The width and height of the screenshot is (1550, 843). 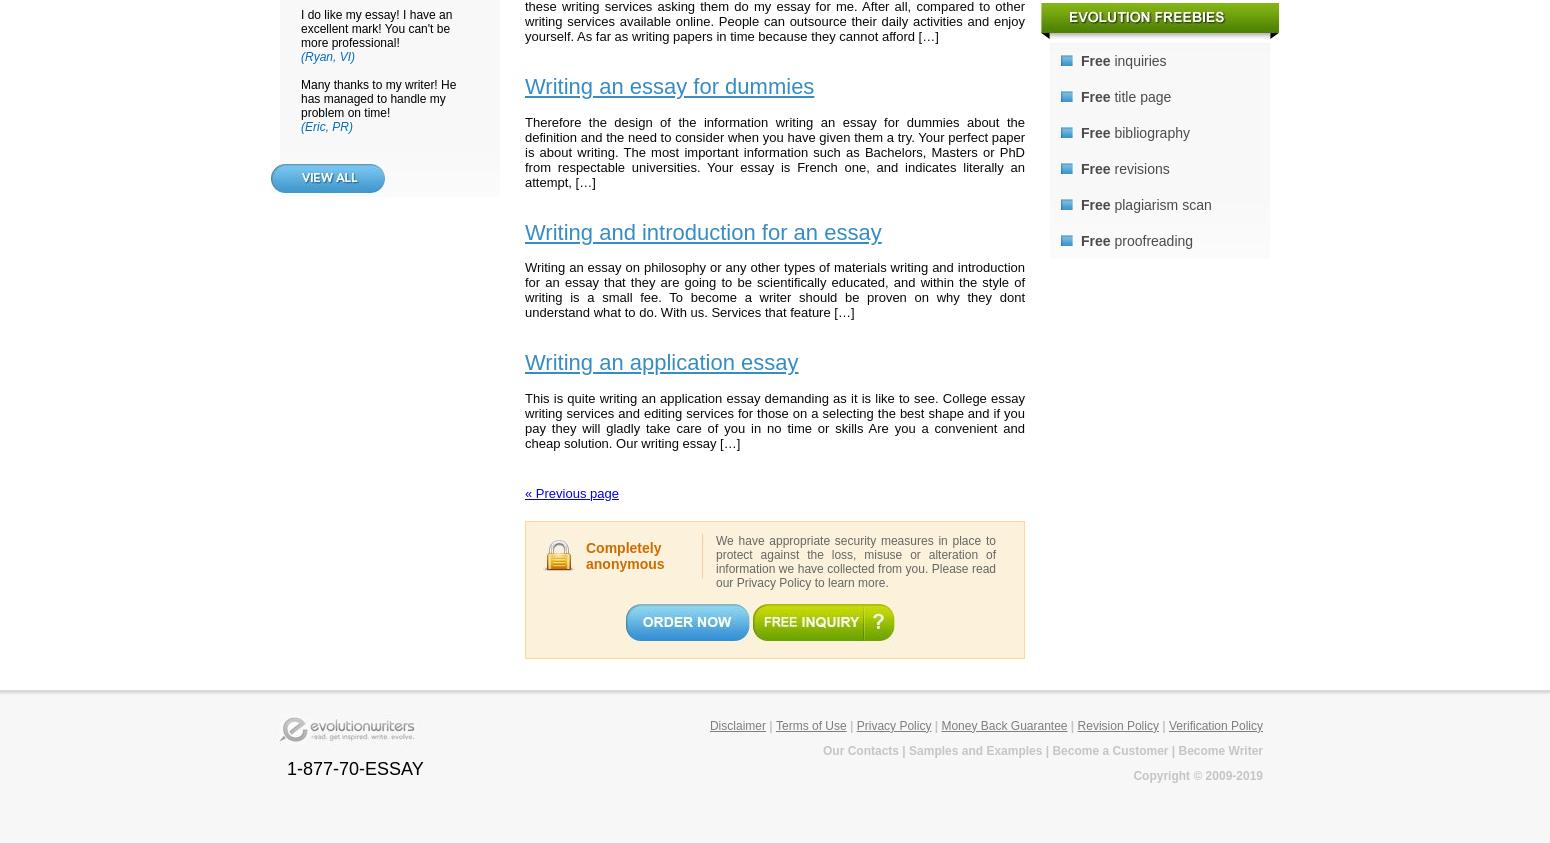 What do you see at coordinates (1148, 131) in the screenshot?
I see `'bibliography'` at bounding box center [1148, 131].